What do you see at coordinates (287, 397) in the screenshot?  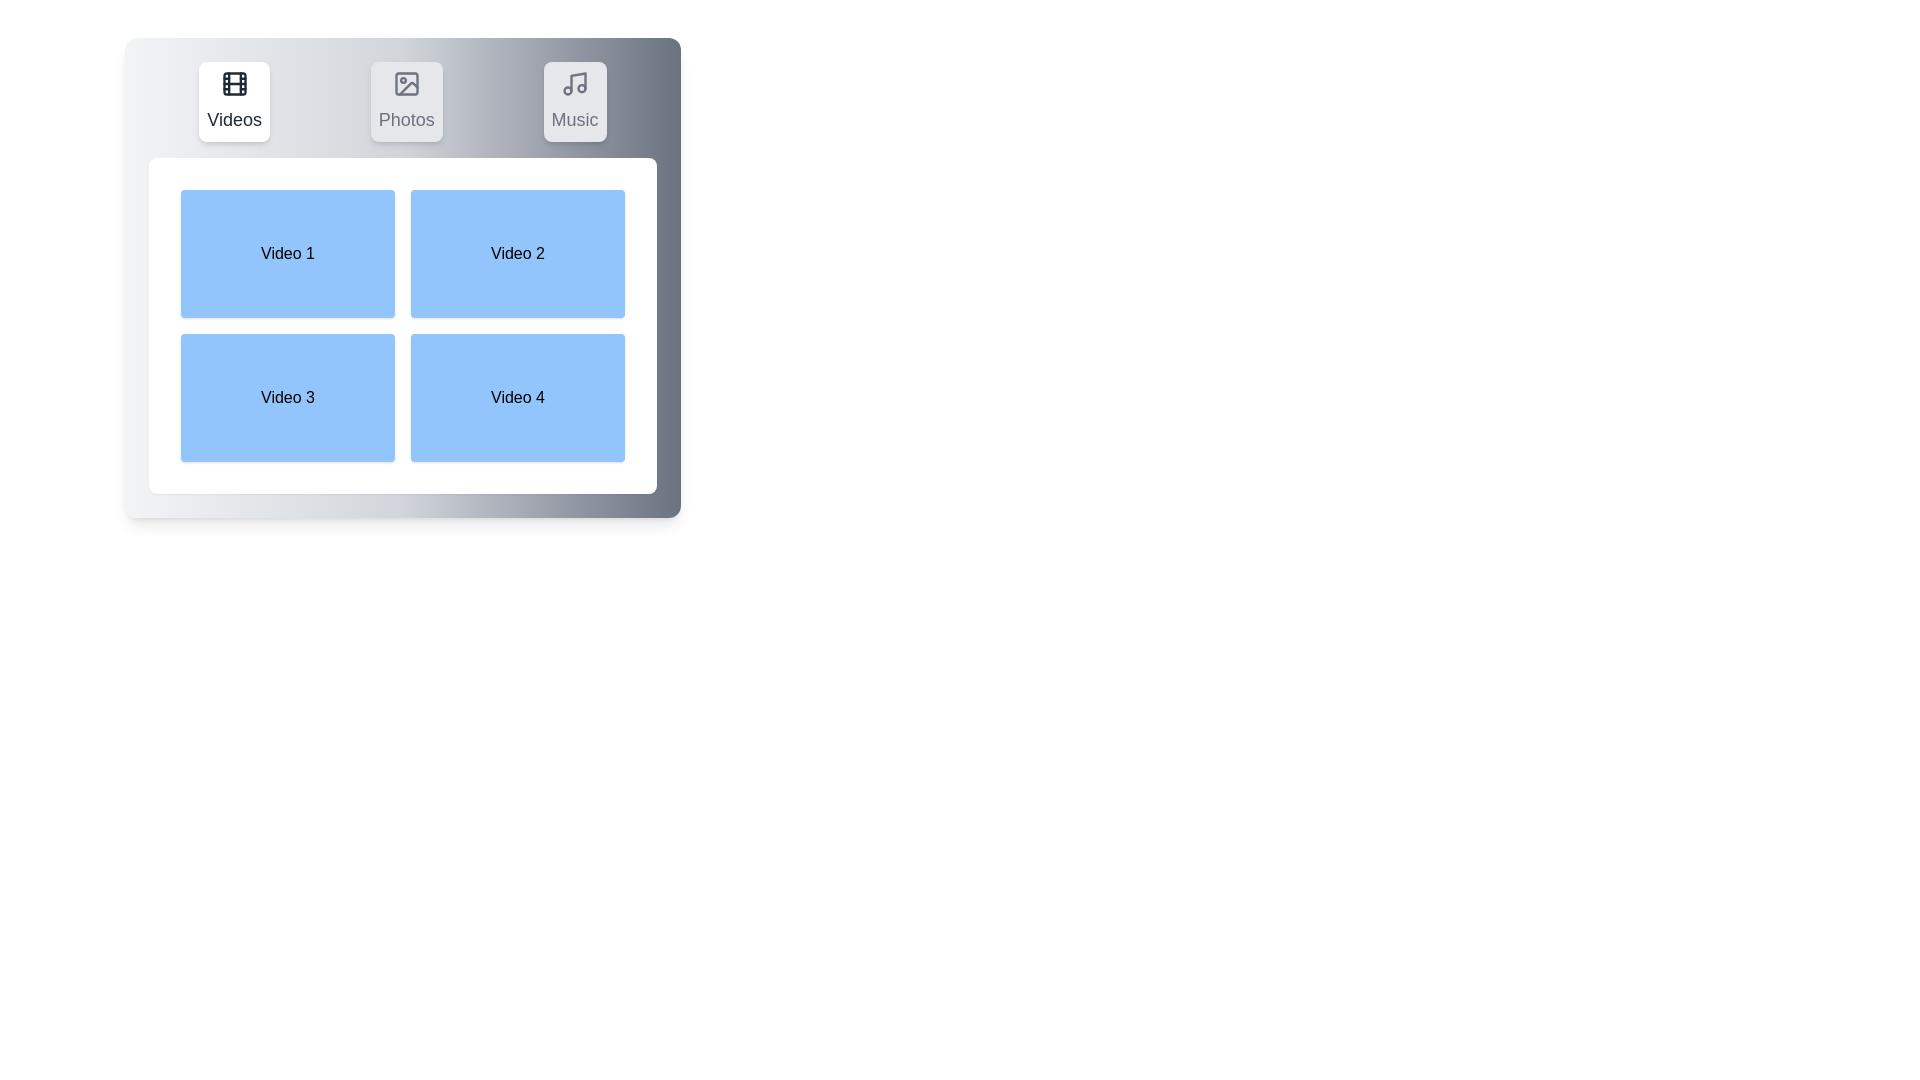 I see `the video box labeled Video 3` at bounding box center [287, 397].